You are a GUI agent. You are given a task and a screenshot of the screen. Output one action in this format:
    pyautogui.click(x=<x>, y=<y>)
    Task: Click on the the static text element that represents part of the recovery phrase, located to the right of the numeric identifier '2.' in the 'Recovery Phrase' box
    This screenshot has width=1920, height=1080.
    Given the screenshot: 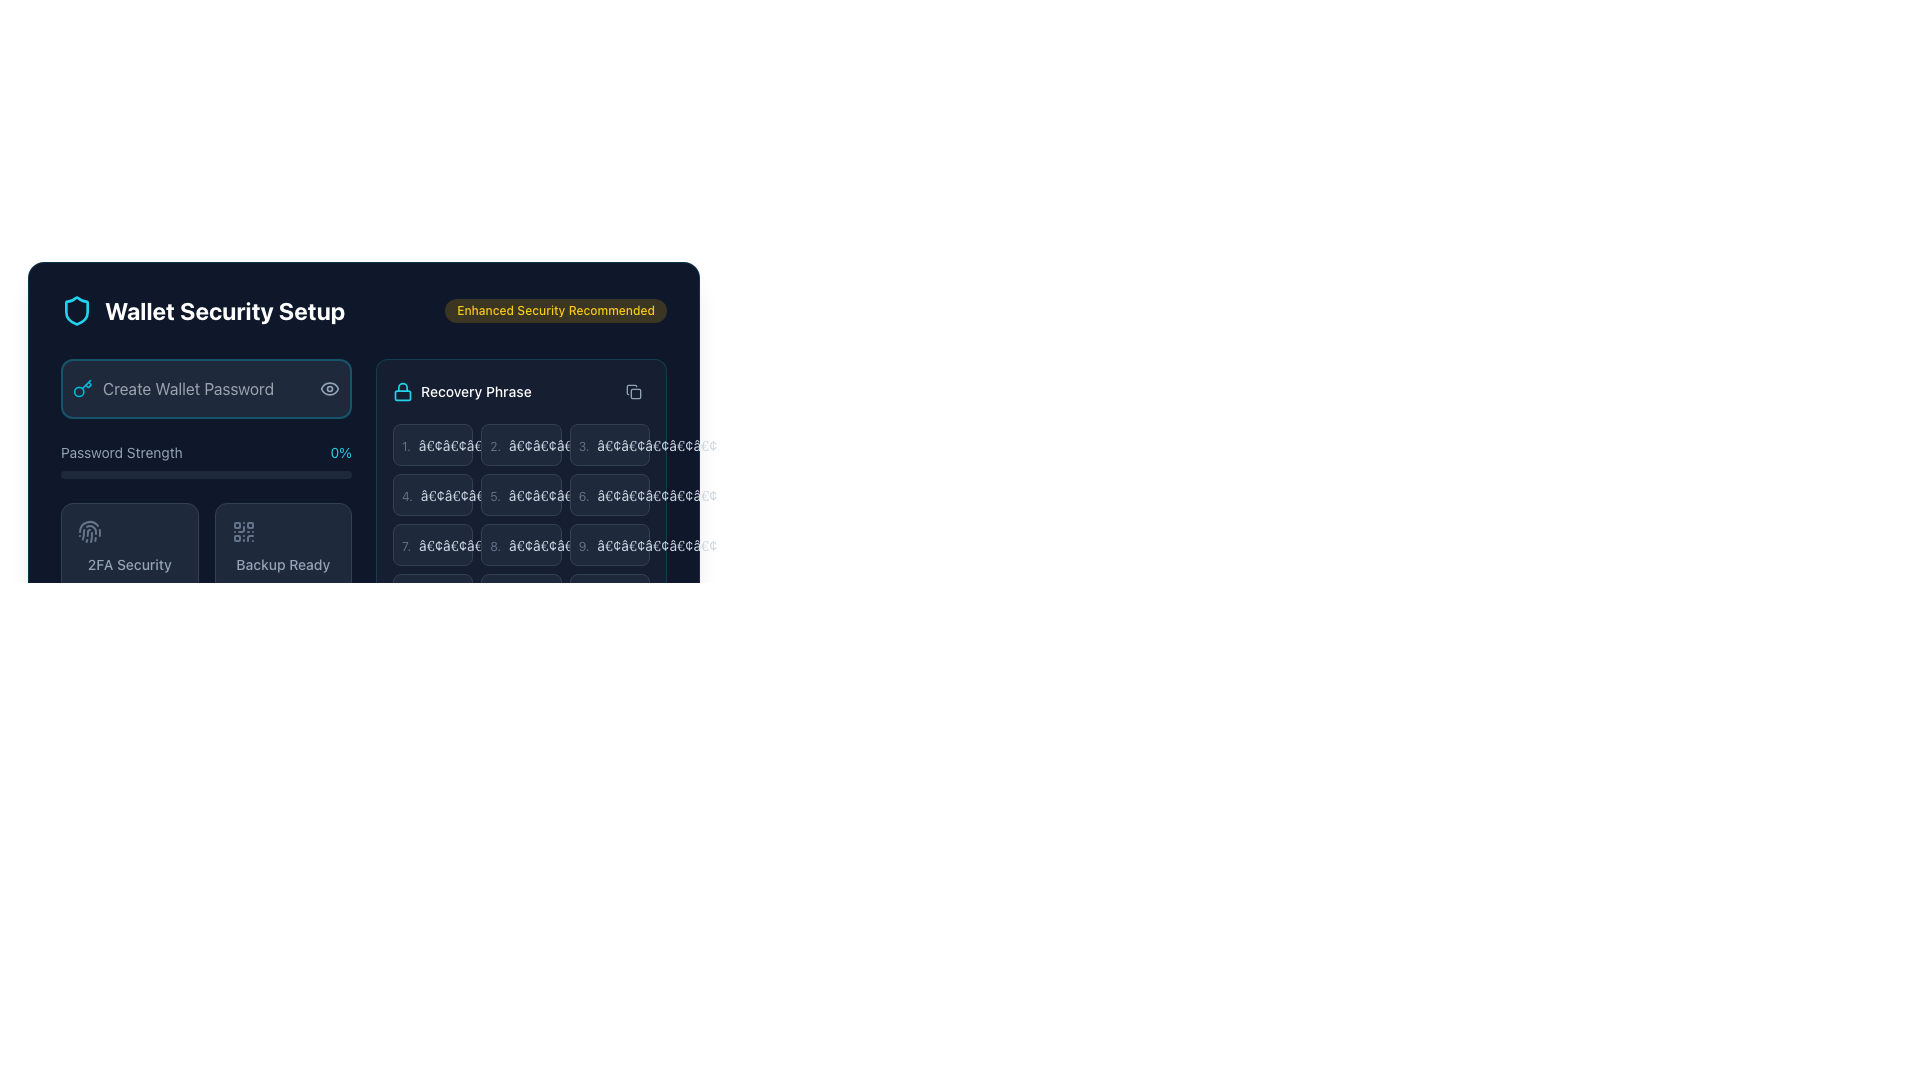 What is the action you would take?
    pyautogui.click(x=568, y=444)
    